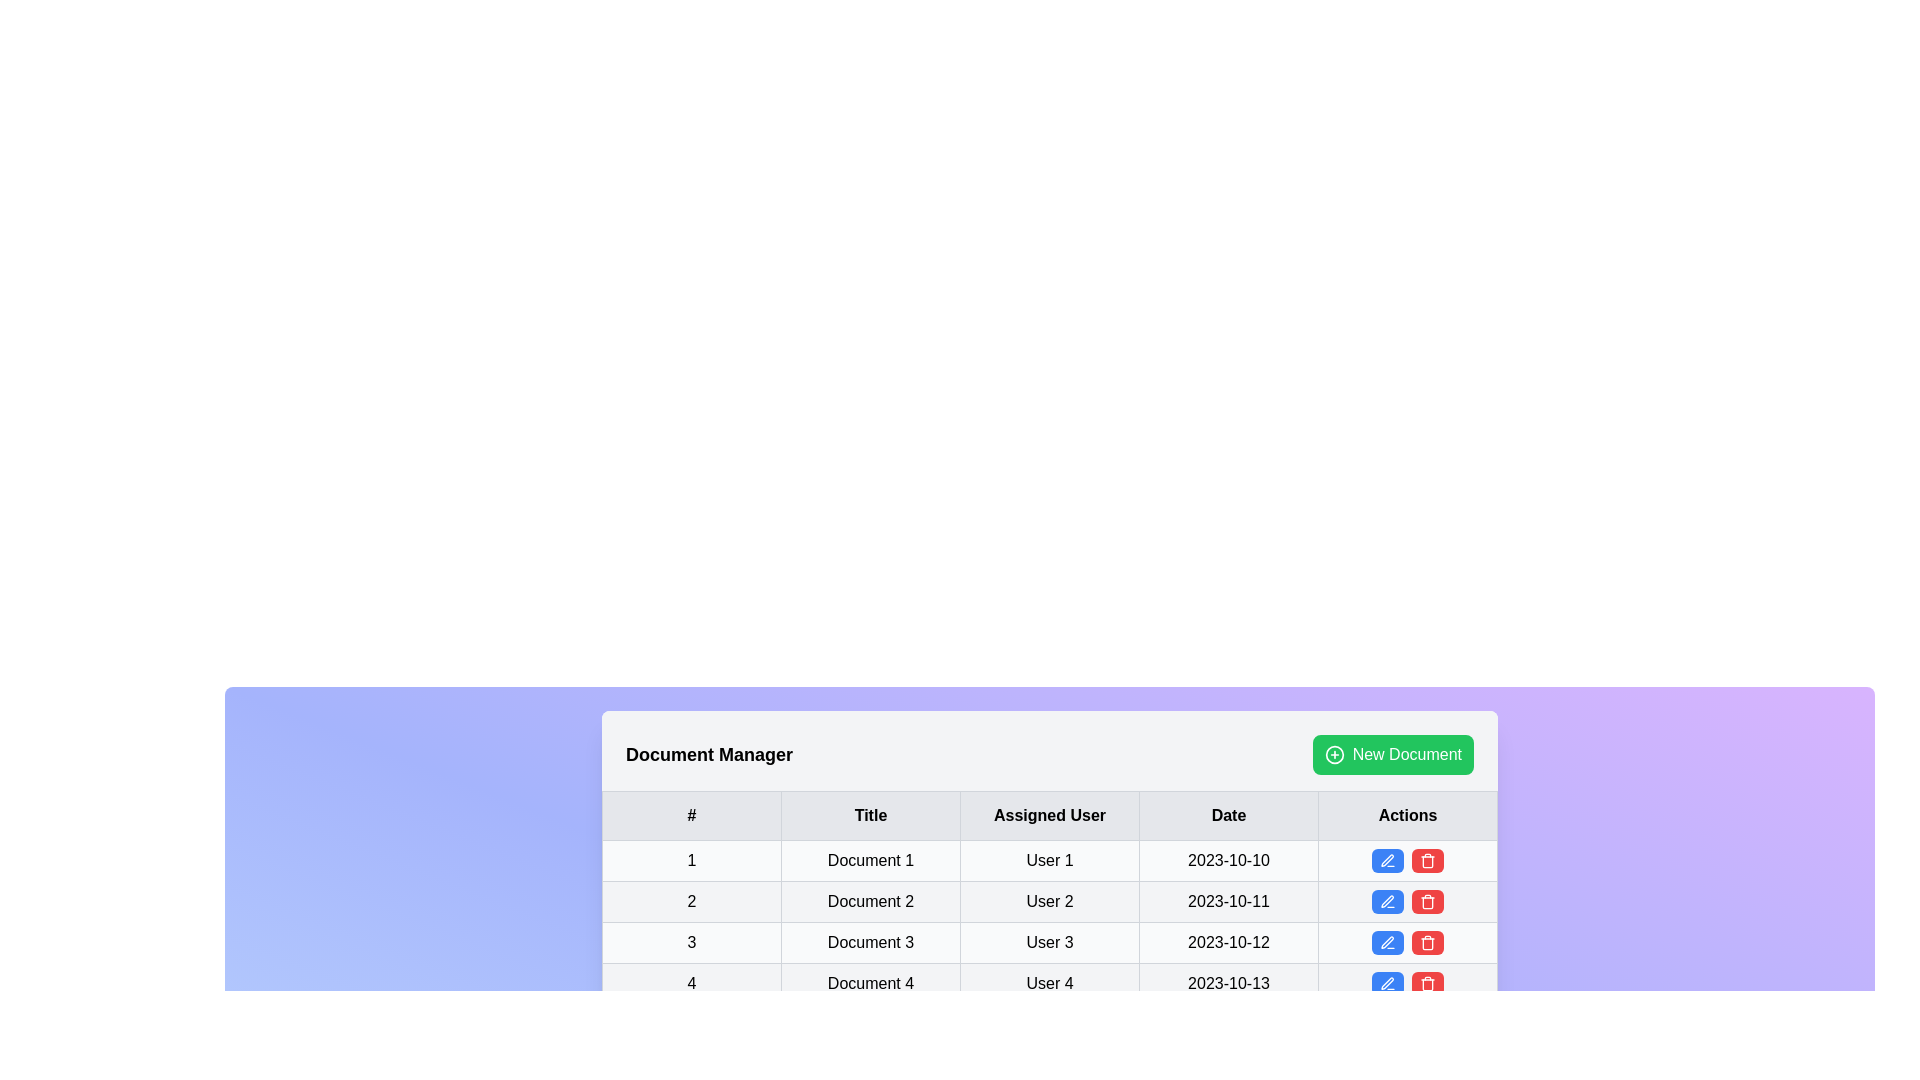  Describe the element at coordinates (1392, 755) in the screenshot. I see `the button located on the right side of the top bar in the 'Document Manager' section to initiate the document creation process` at that location.